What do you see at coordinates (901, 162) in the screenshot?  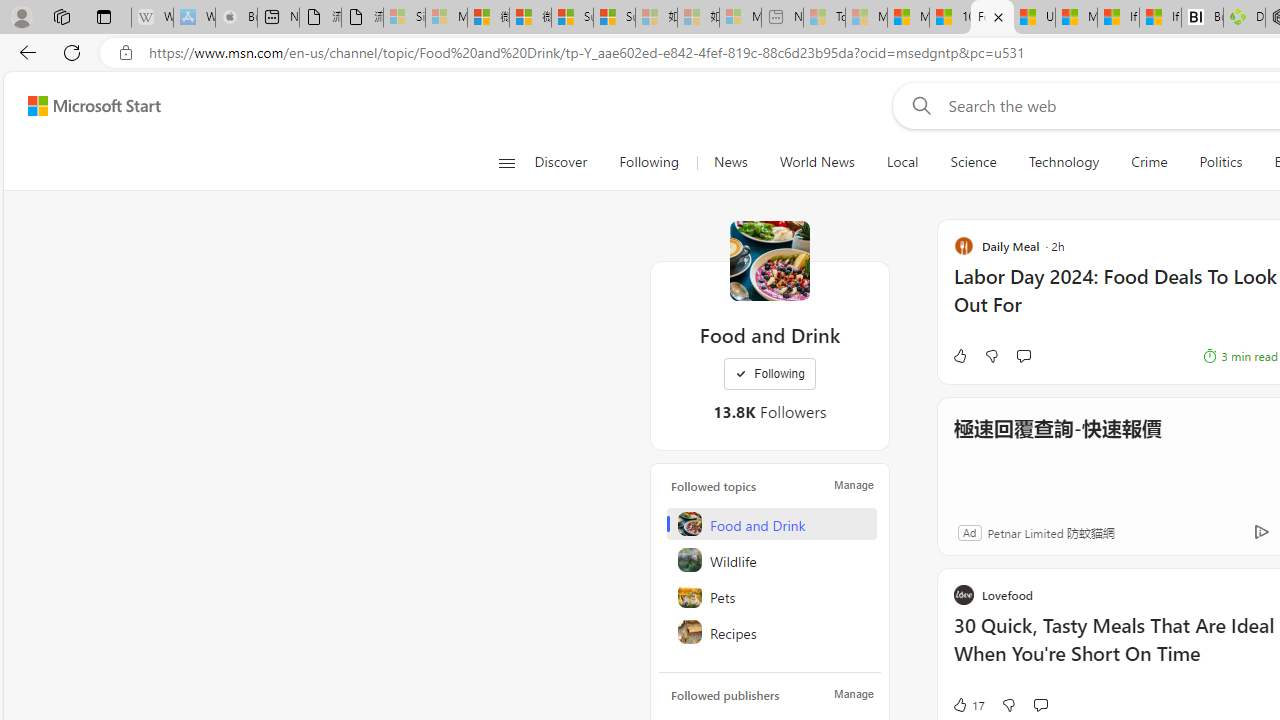 I see `'Local'` at bounding box center [901, 162].